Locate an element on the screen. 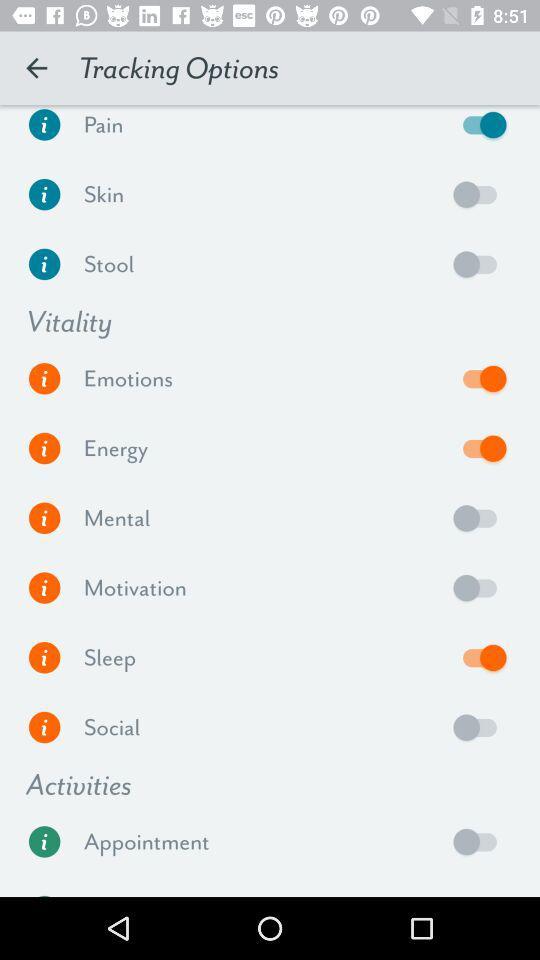  turns on appointment is located at coordinates (479, 840).